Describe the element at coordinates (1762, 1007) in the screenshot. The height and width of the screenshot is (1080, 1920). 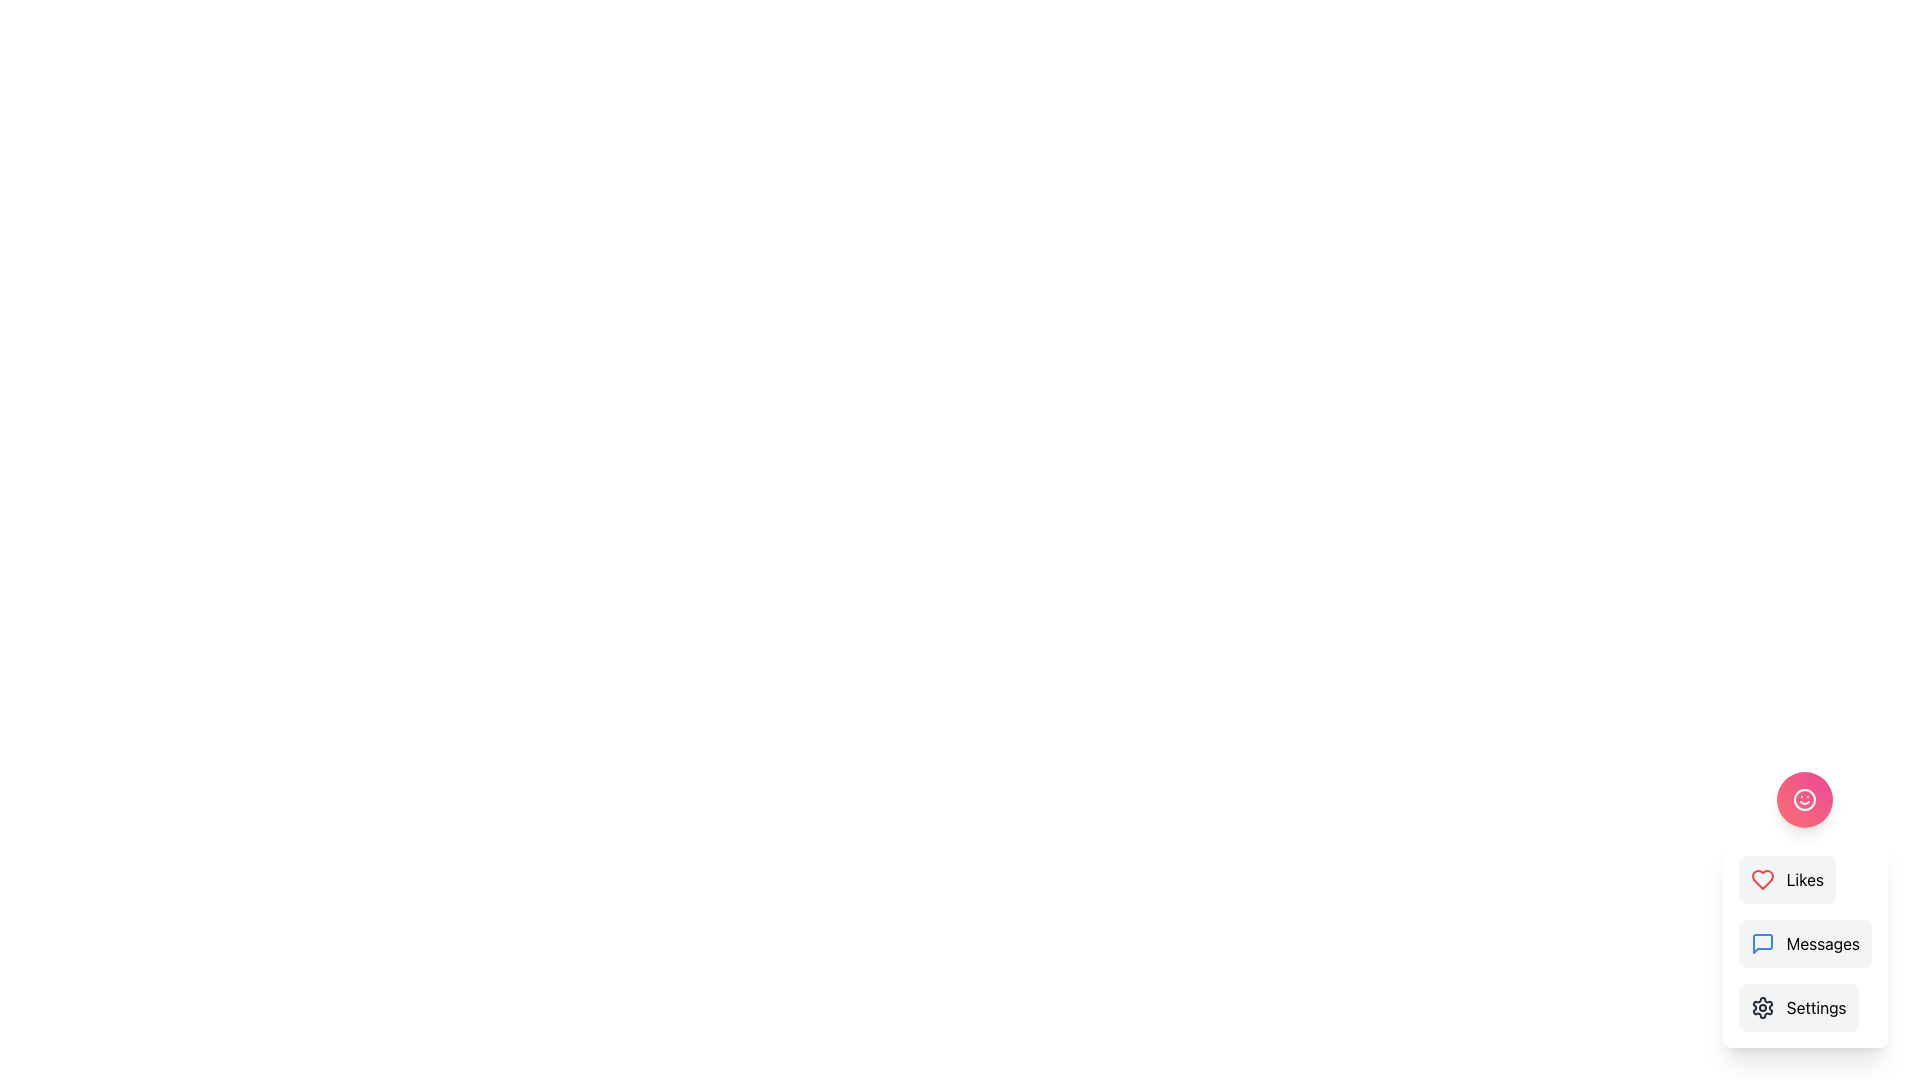
I see `the settings icon located at the bottom-right corner of the panel, which is the last entry in the vertical list containing 'Likes,' 'Messages,' and 'Settings,'` at that location.